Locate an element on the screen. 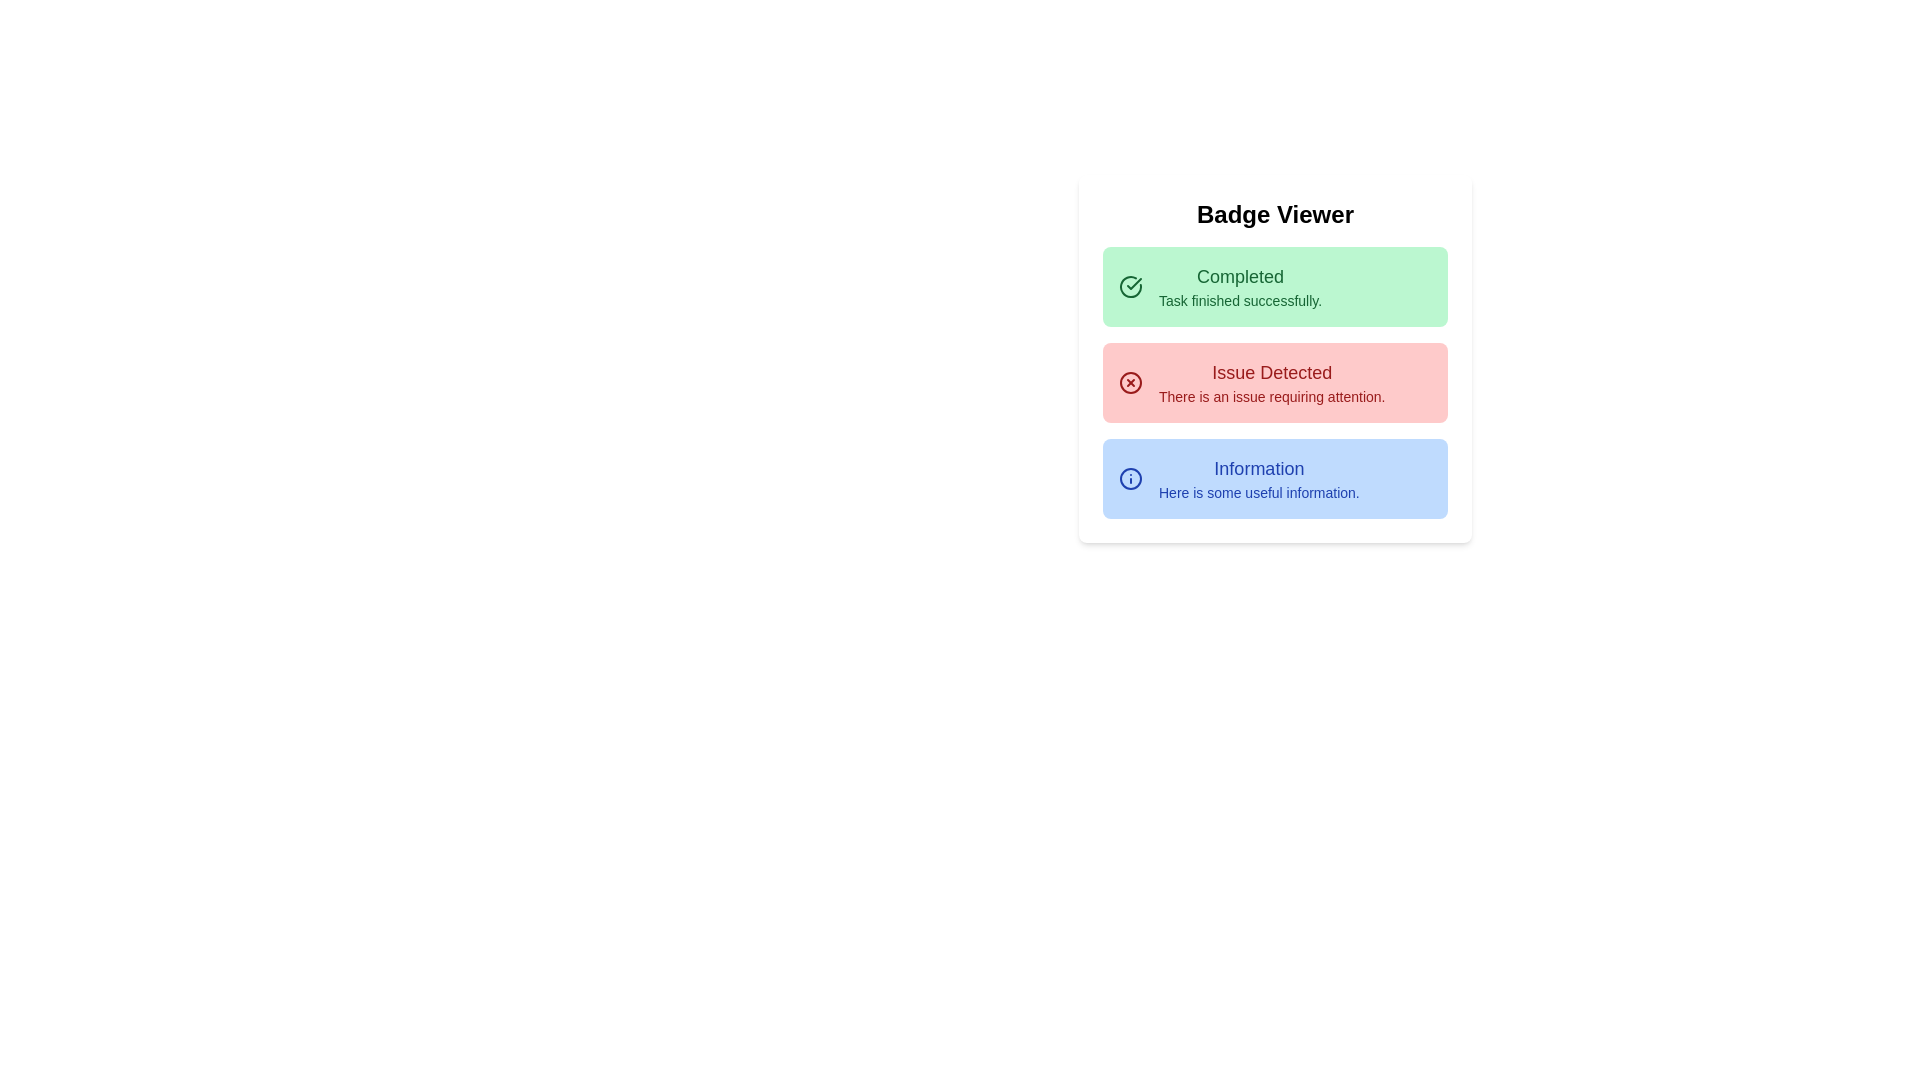  the informational text element that reads 'Here is some useful information.' styled in a small blue font, located below the heading 'Information' is located at coordinates (1258, 493).